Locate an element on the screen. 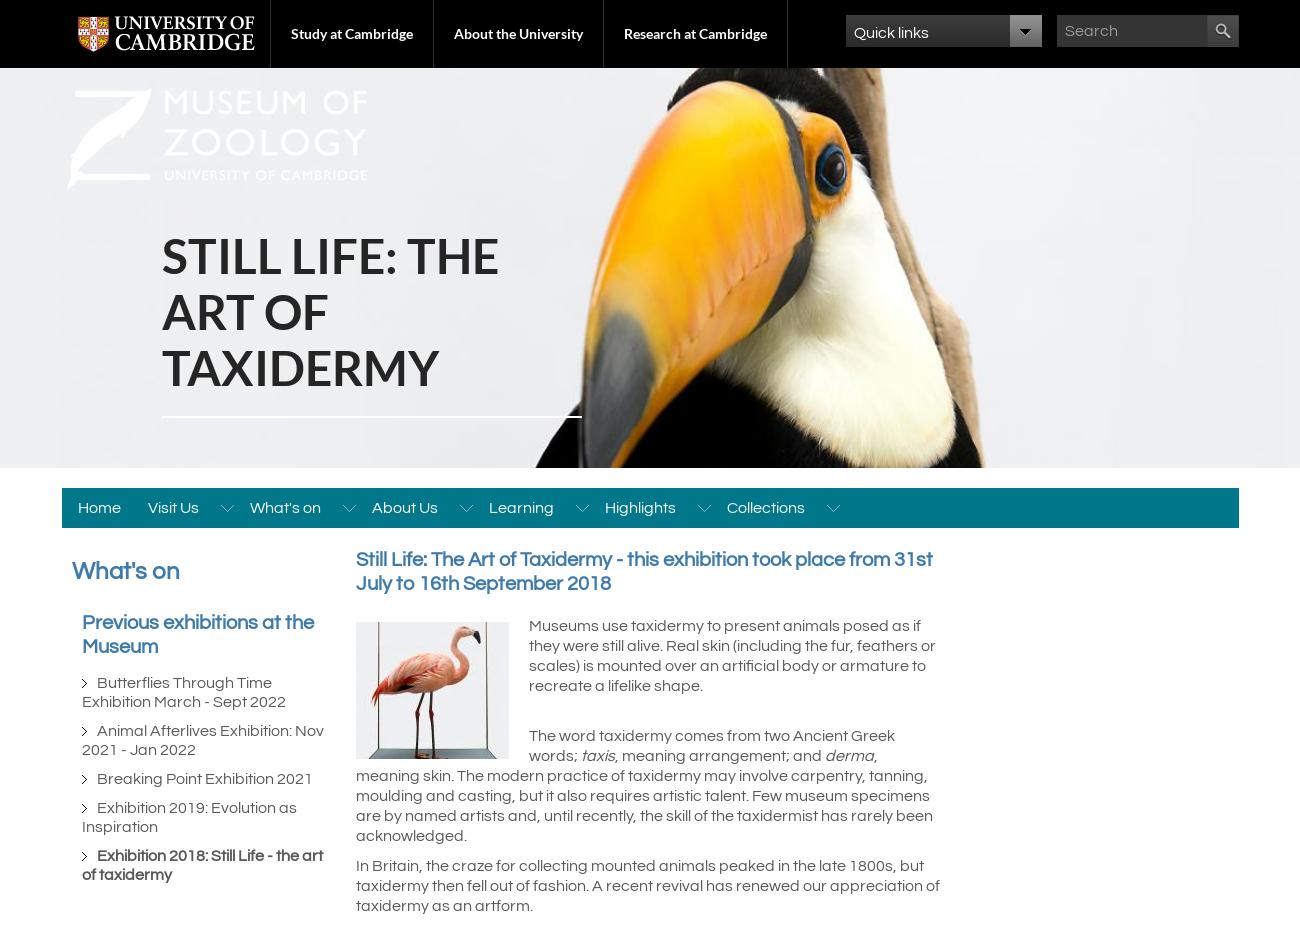  ', meaning skin. The modern practice of taxidermy may involve carpentry, tanning, moulding and casting, but it also requires artistic talent. Few museum specimens are by named artists and, until recently, the skill of the taxidermist has rarely been acknowledged.' is located at coordinates (643, 796).